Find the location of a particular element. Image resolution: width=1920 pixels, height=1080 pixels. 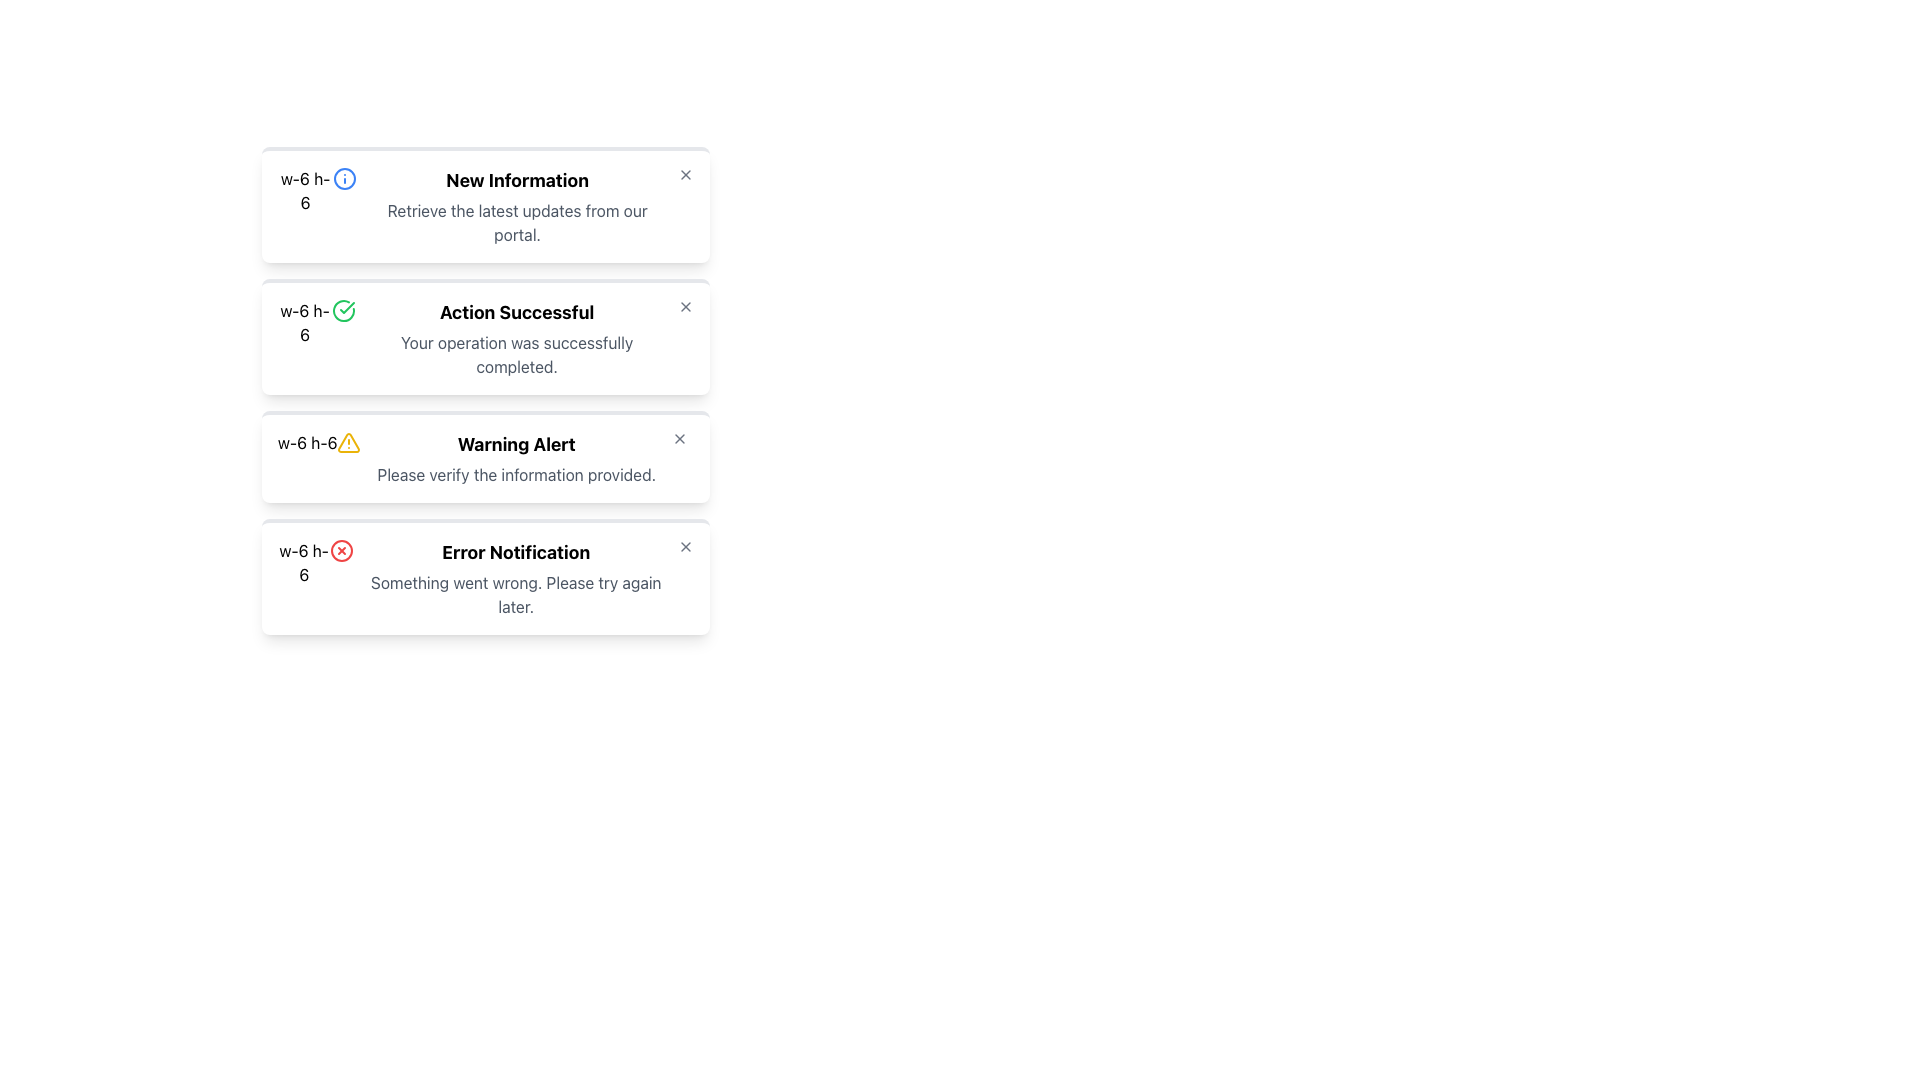

the text label that displays the title of the error notification message in the fourth notification card for accessibility purposes is located at coordinates (516, 552).